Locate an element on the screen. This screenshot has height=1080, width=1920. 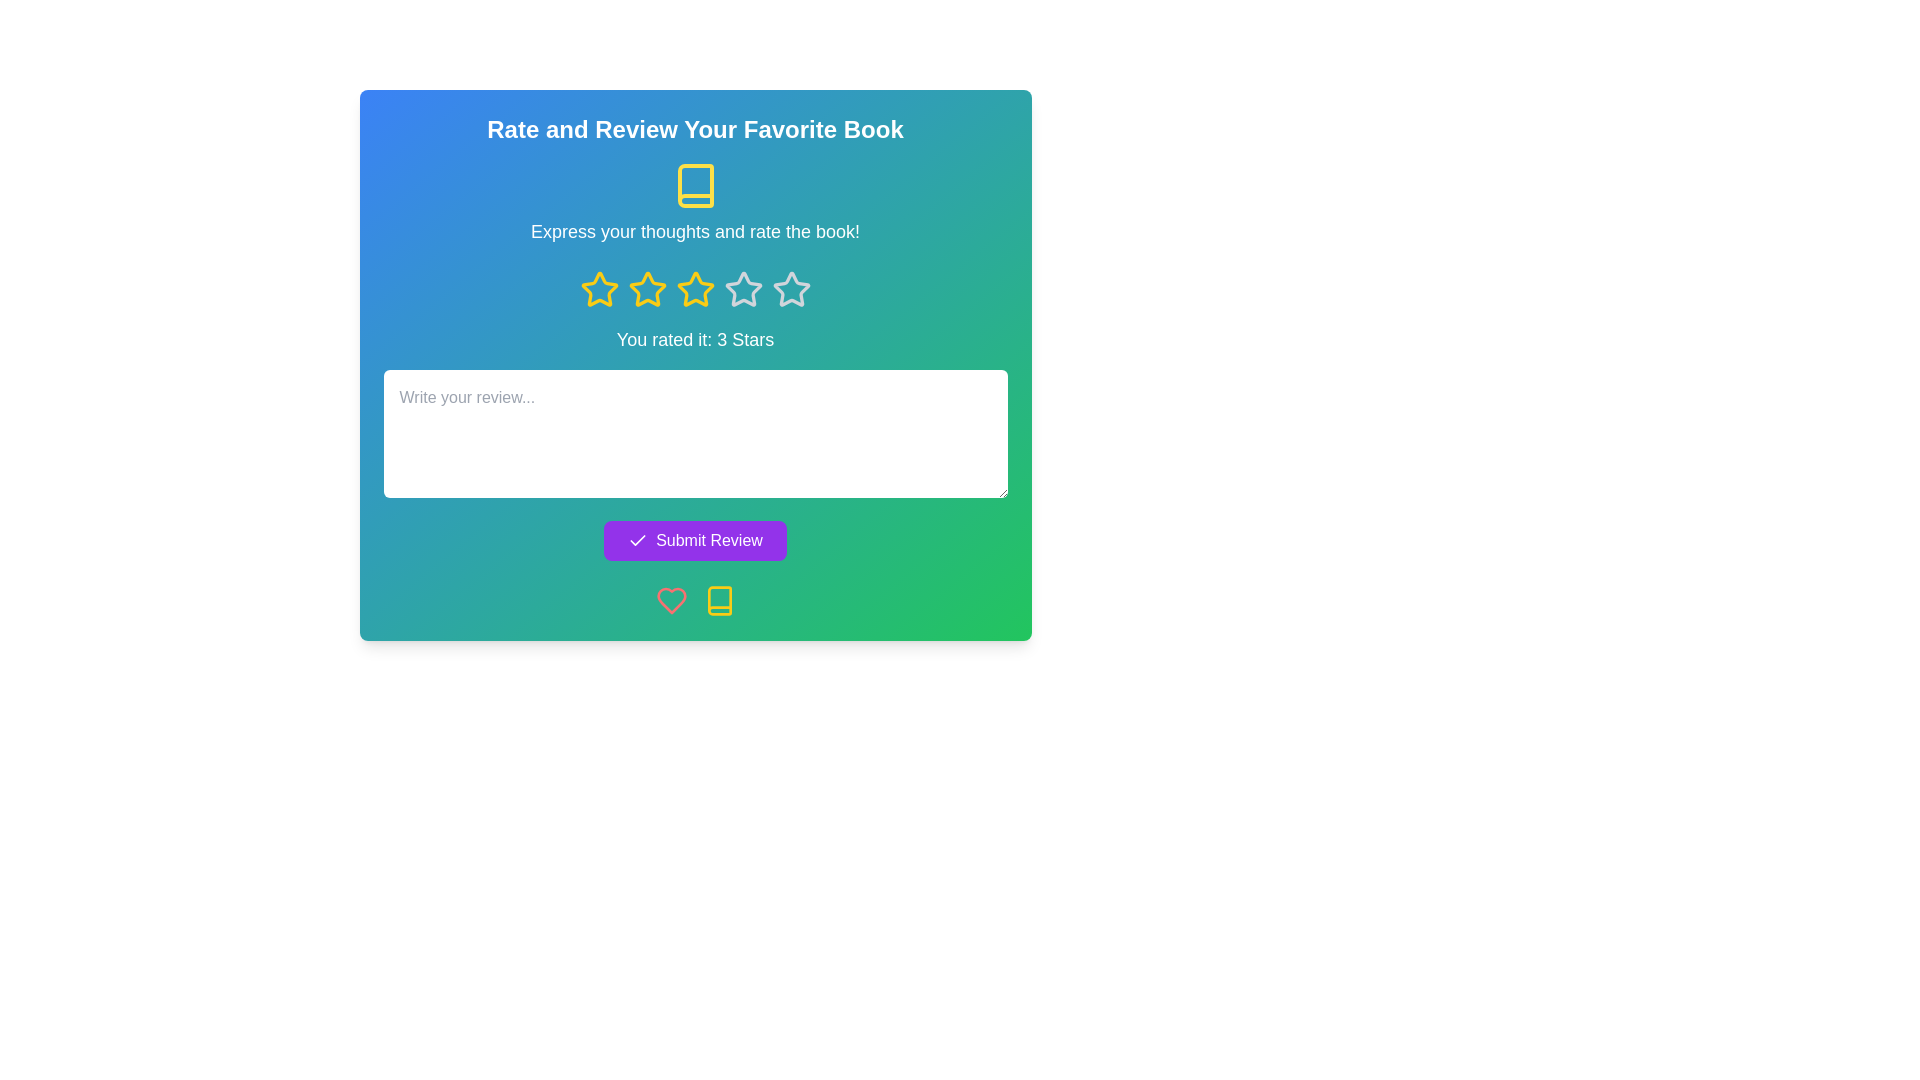
the fourth rating star icon, which is a yellow outlined star with no fill is located at coordinates (695, 289).